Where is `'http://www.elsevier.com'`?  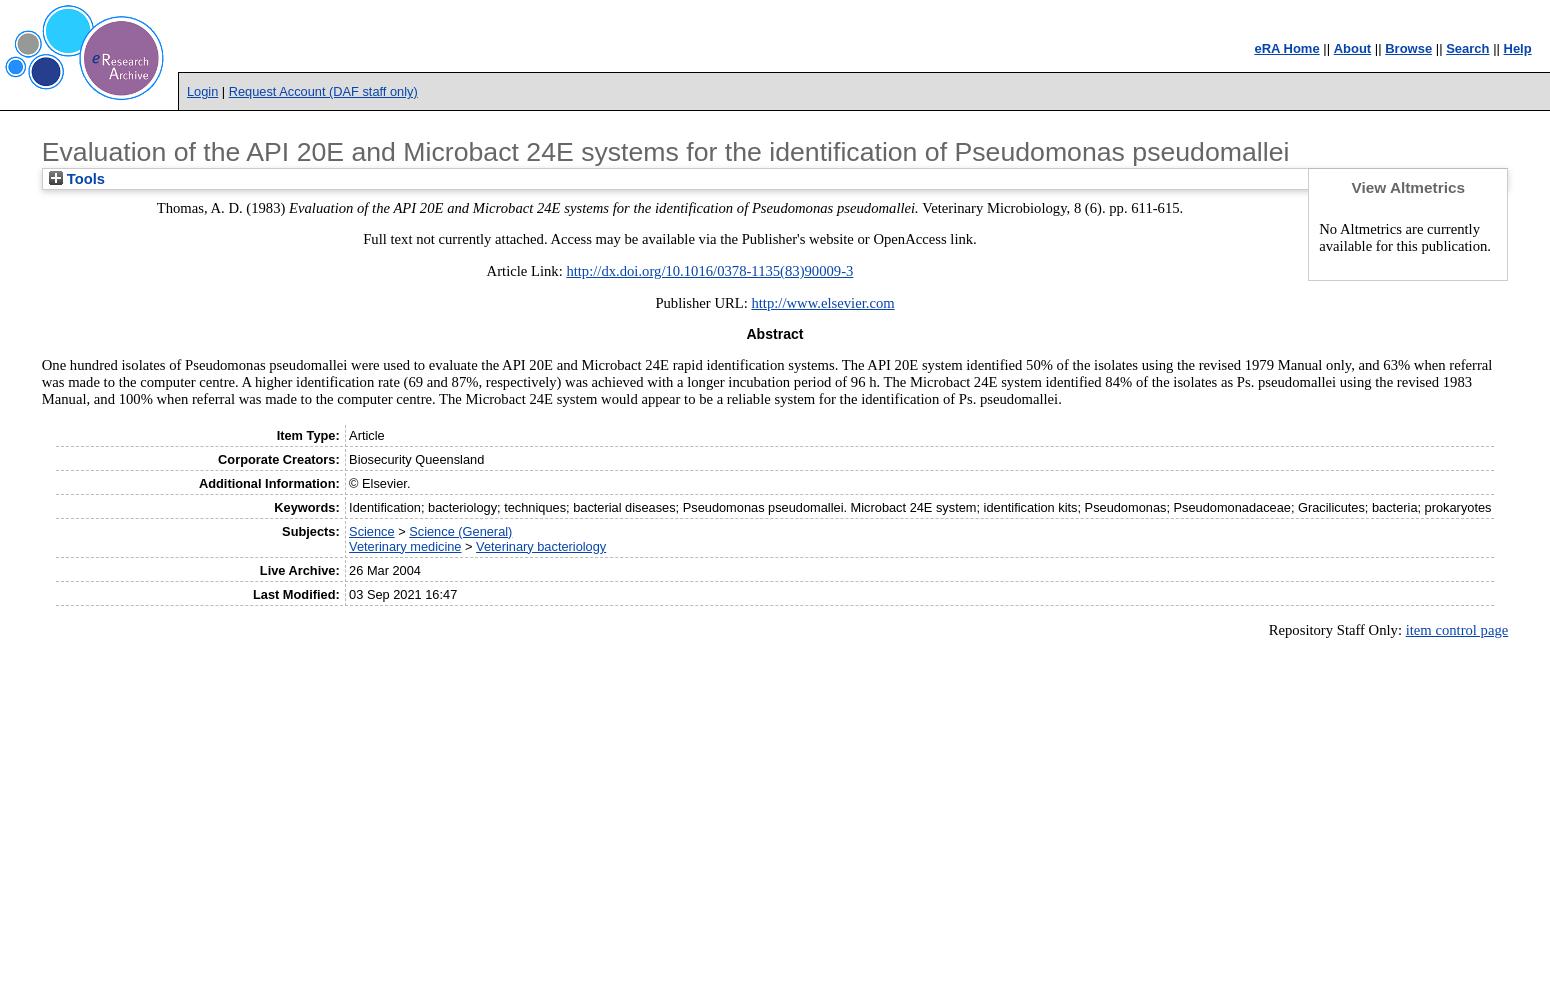 'http://www.elsevier.com' is located at coordinates (821, 302).